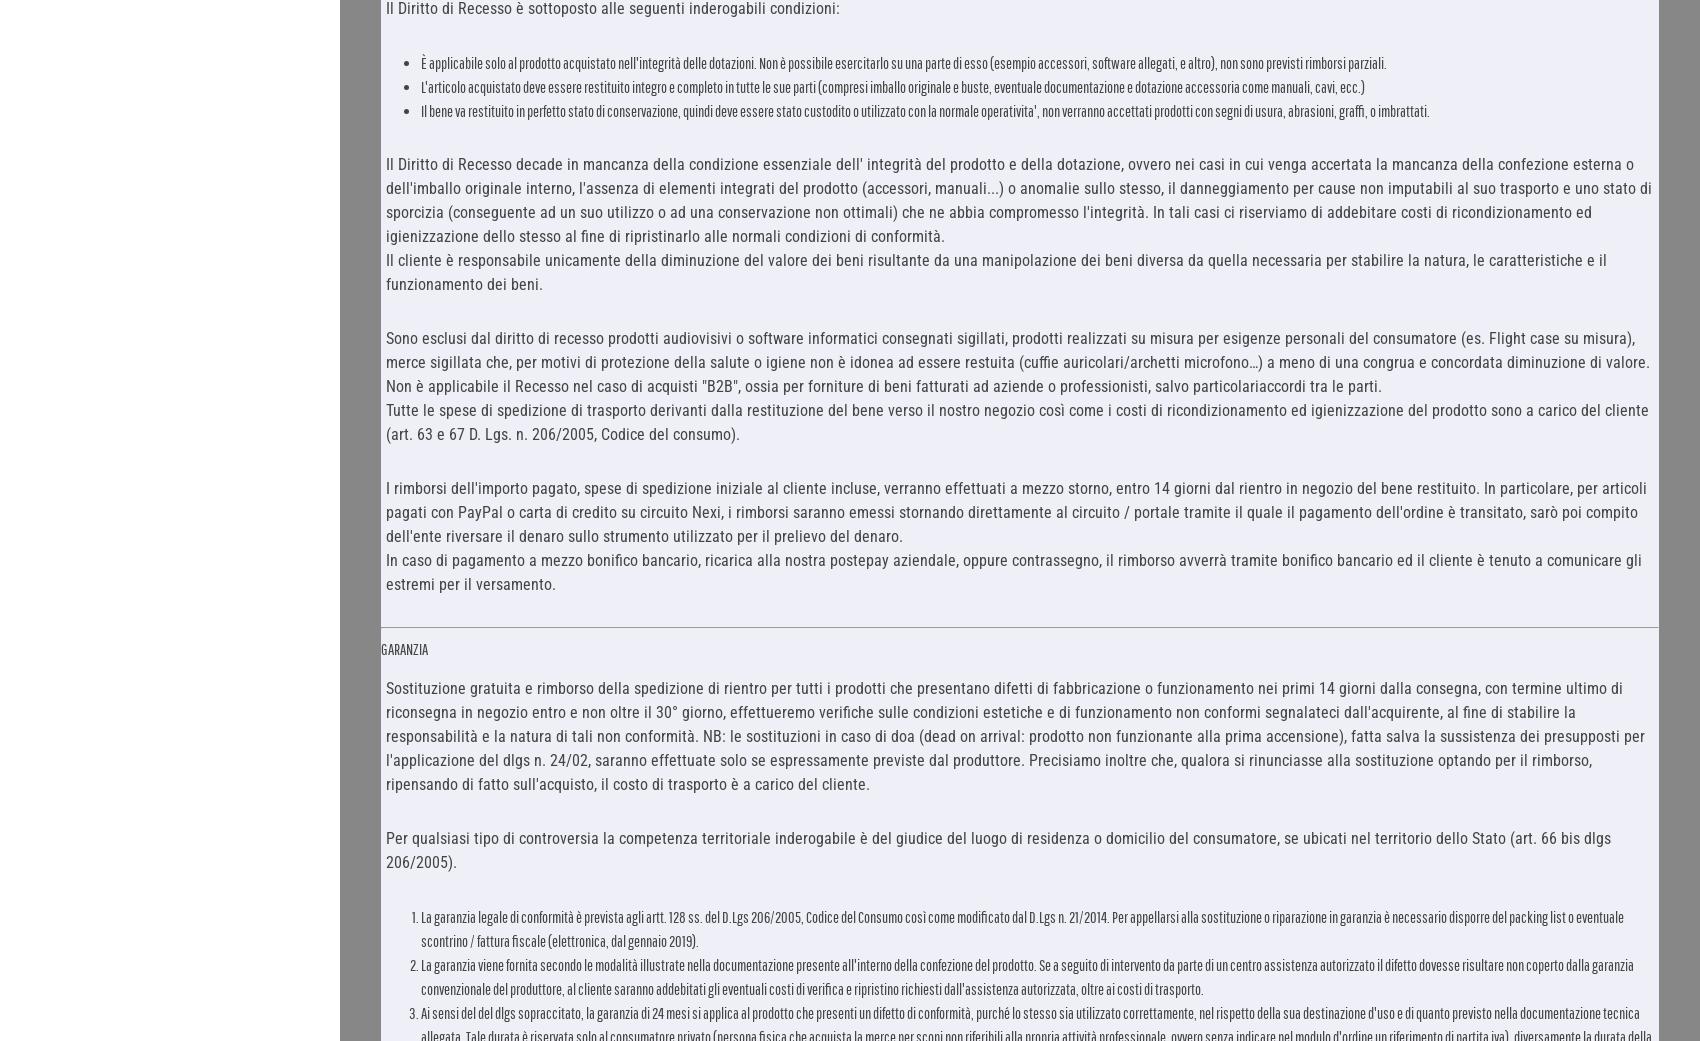 Image resolution: width=1700 pixels, height=1041 pixels. What do you see at coordinates (1015, 420) in the screenshot?
I see `'Tutte le spese di spedizione di trasporto derivanti dalla restituzione del bene verso il nostro negozio così come i costi di ricondizionamento ed
igienizzazione del prodotto sono a carico del cliente (art. 63 e 67 D. Lgs. n. 206/2005, Codice del consumo).'` at bounding box center [1015, 420].